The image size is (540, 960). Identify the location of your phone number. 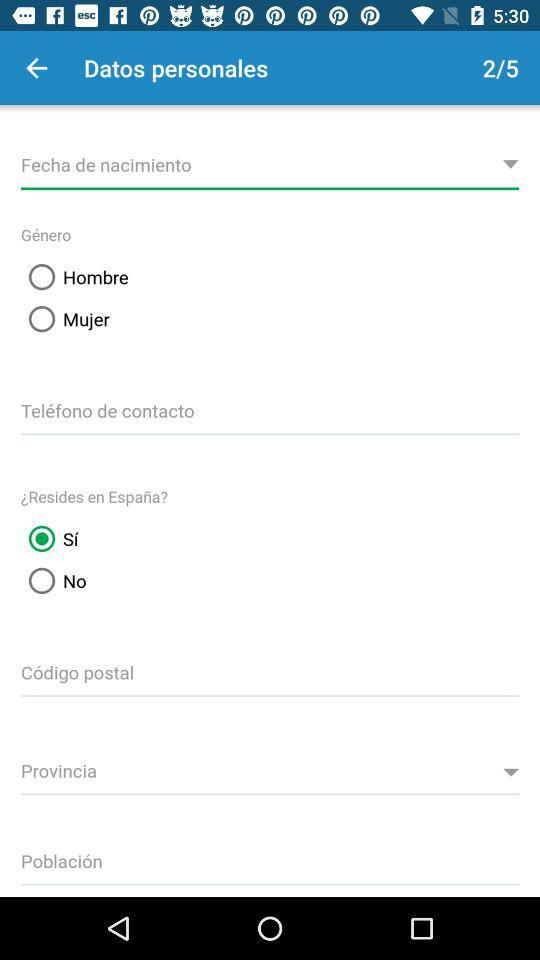
(270, 407).